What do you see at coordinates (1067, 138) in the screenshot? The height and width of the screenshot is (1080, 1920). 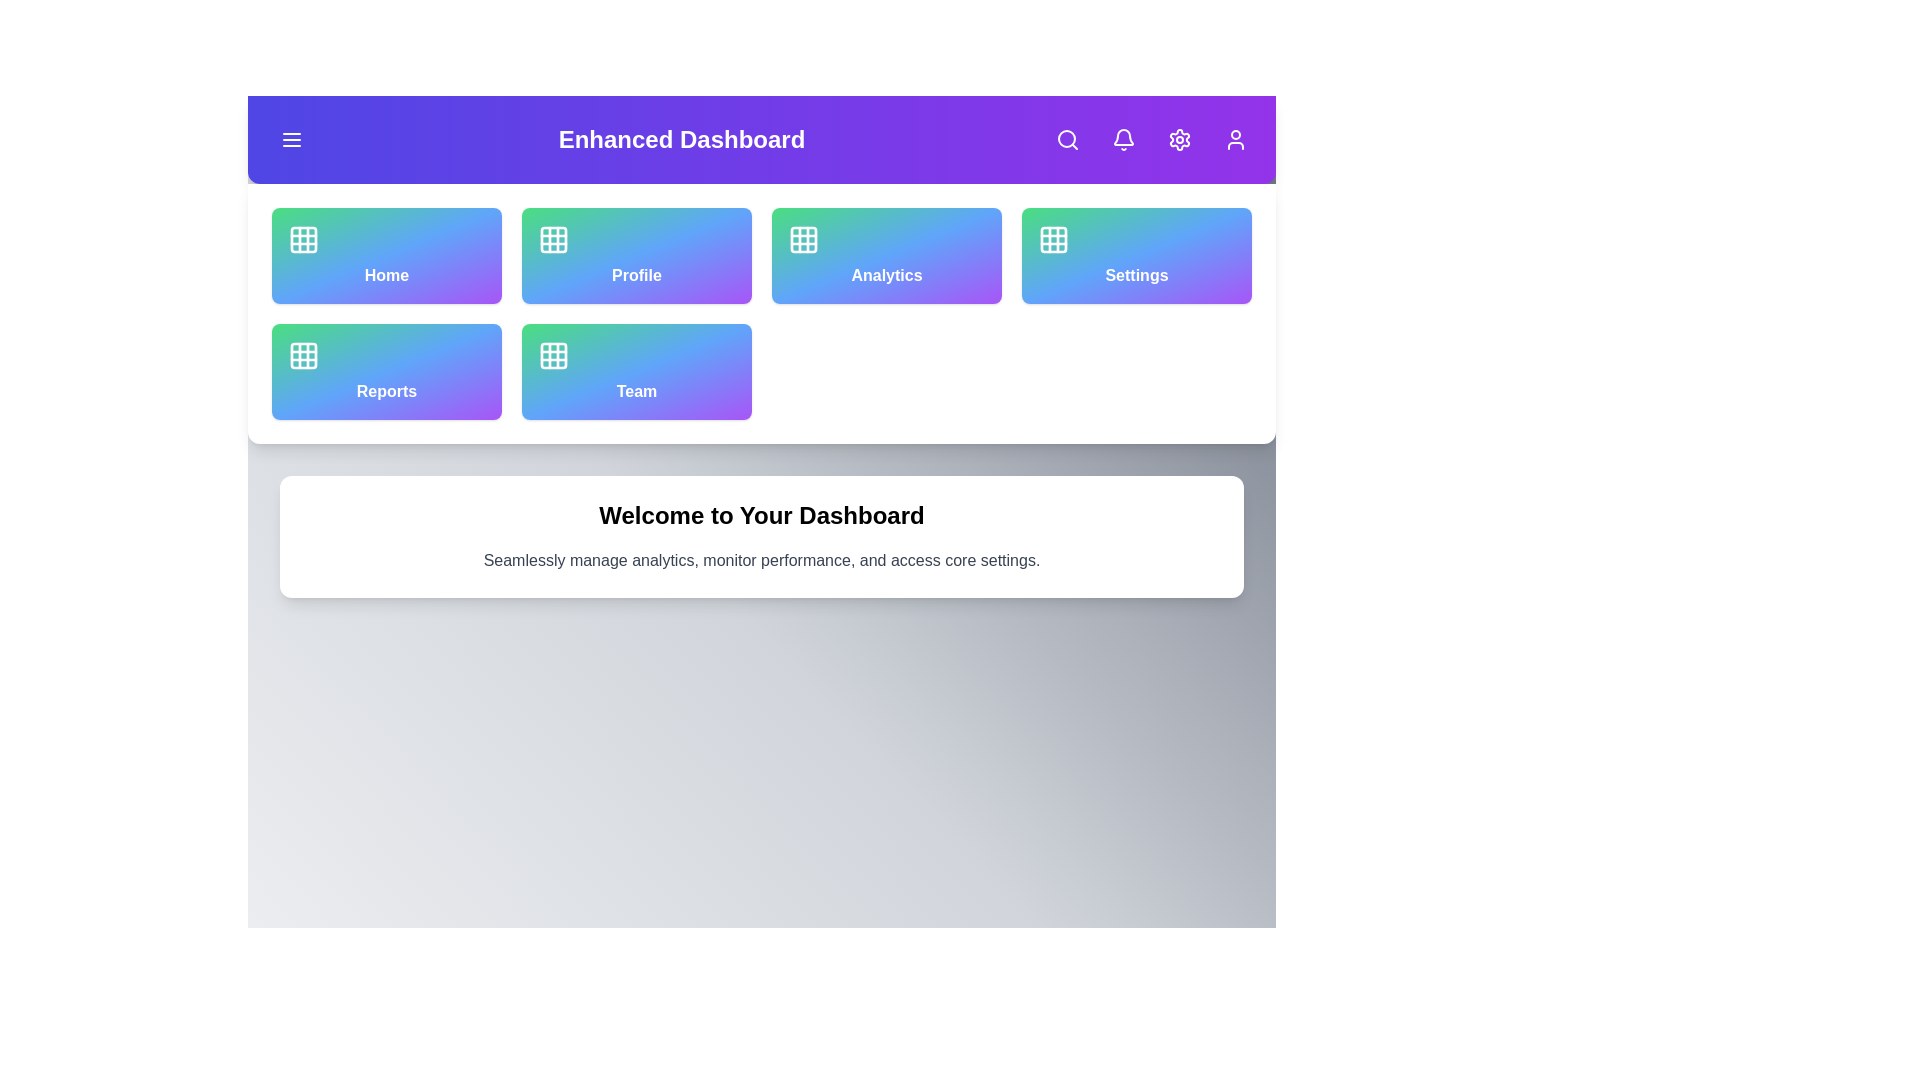 I see `the search button in the app bar` at bounding box center [1067, 138].